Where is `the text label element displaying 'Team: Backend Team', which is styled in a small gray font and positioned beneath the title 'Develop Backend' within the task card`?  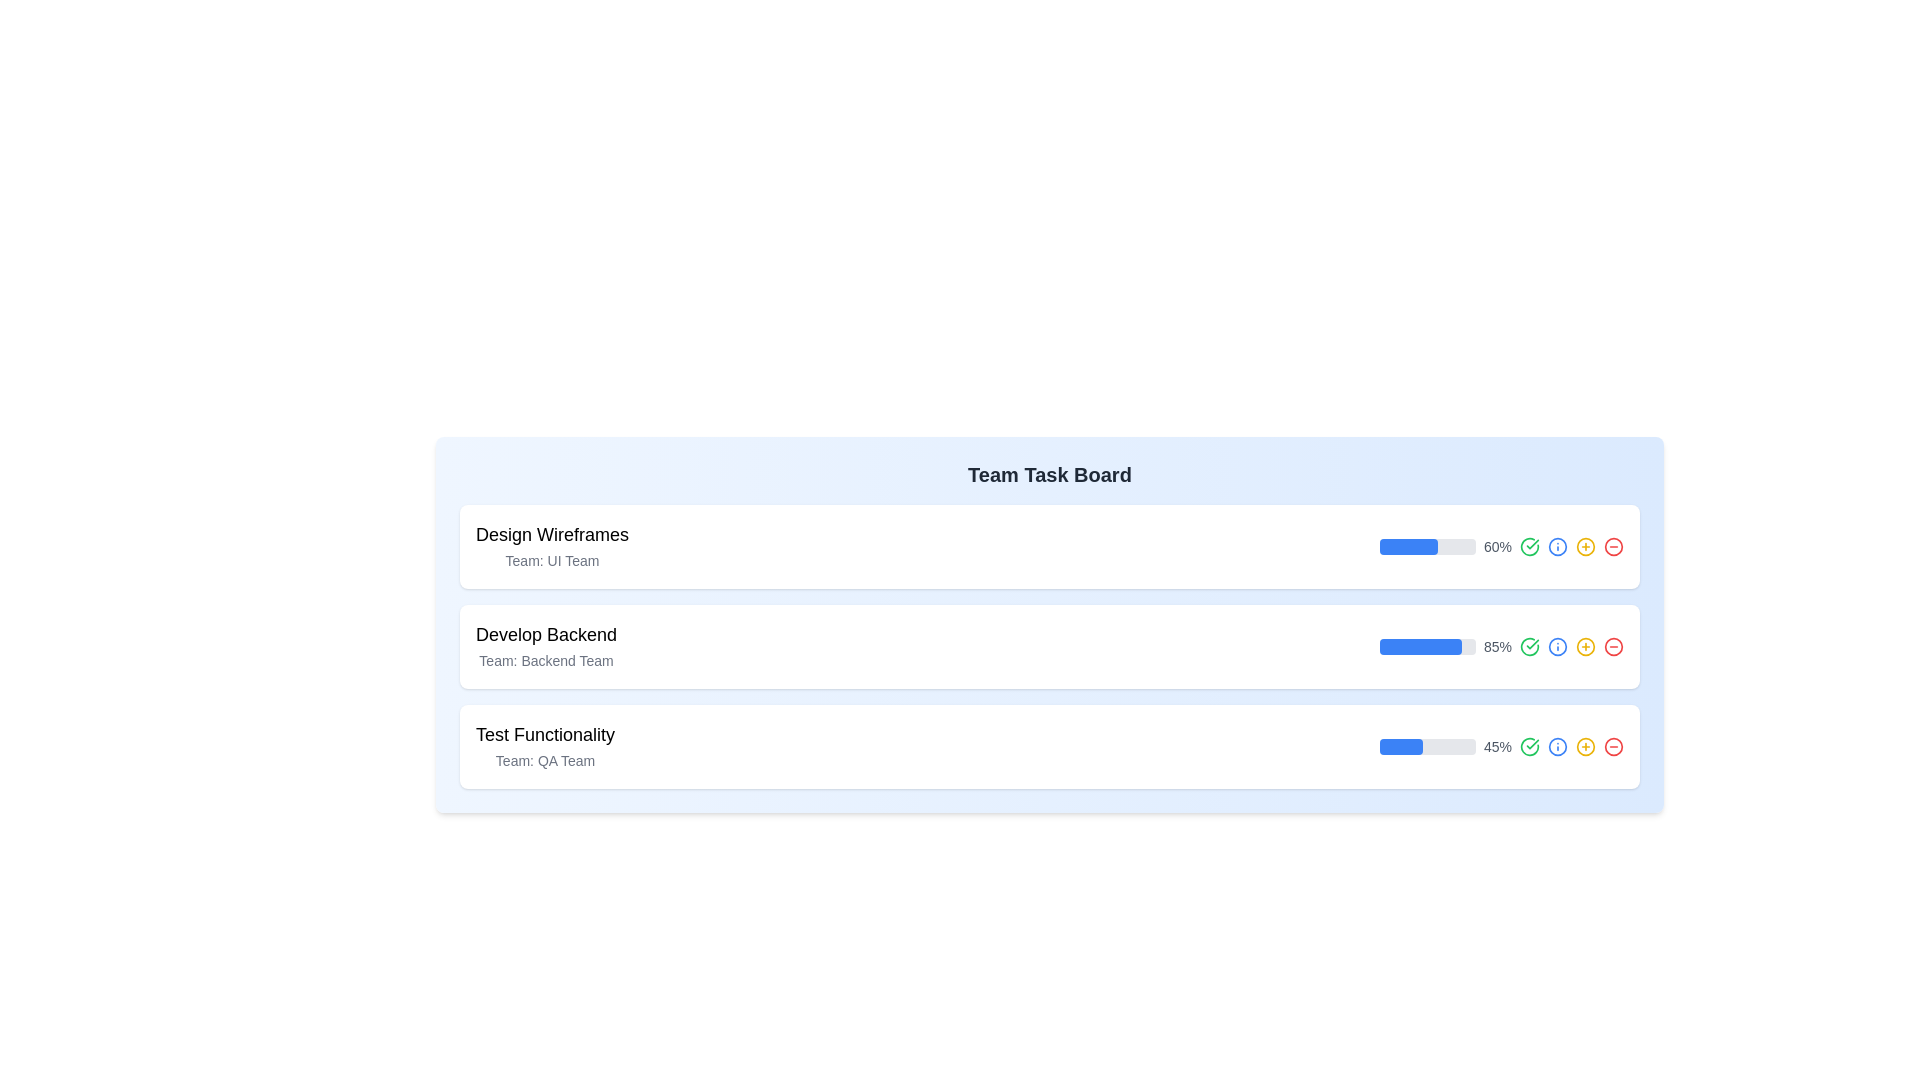 the text label element displaying 'Team: Backend Team', which is styled in a small gray font and positioned beneath the title 'Develop Backend' within the task card is located at coordinates (546, 660).